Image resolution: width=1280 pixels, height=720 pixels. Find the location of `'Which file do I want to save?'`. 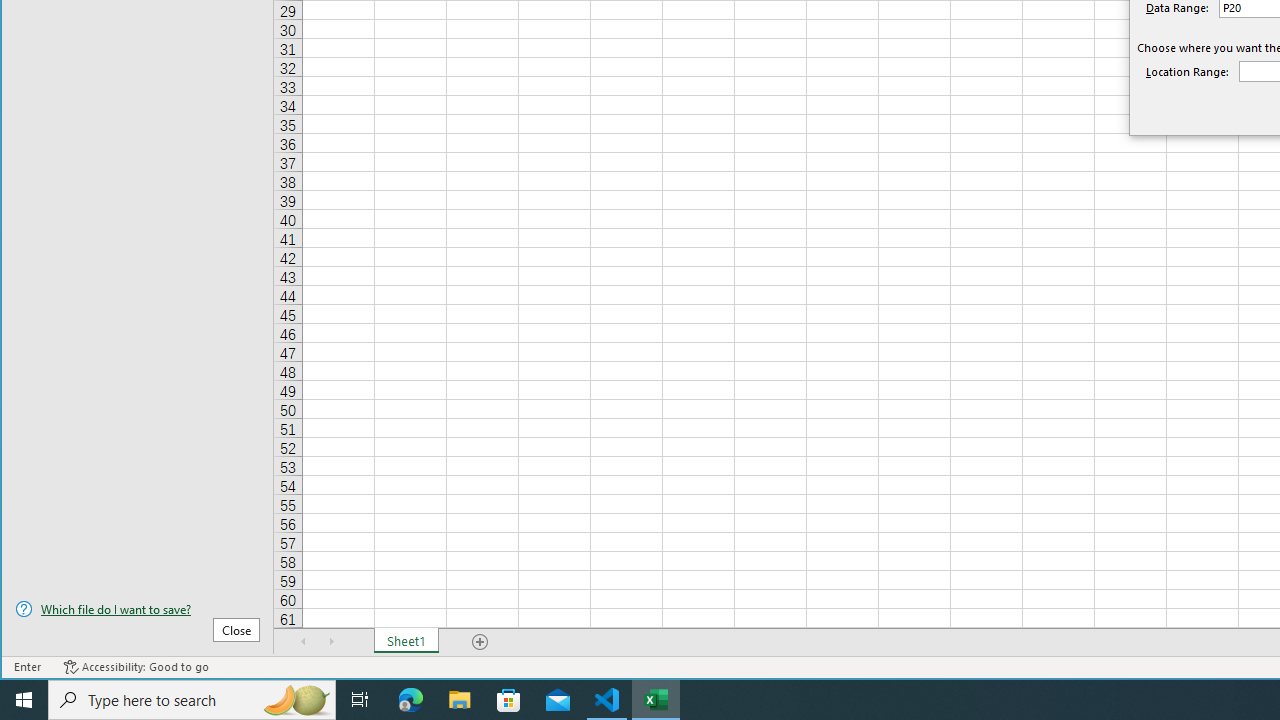

'Which file do I want to save?' is located at coordinates (136, 608).